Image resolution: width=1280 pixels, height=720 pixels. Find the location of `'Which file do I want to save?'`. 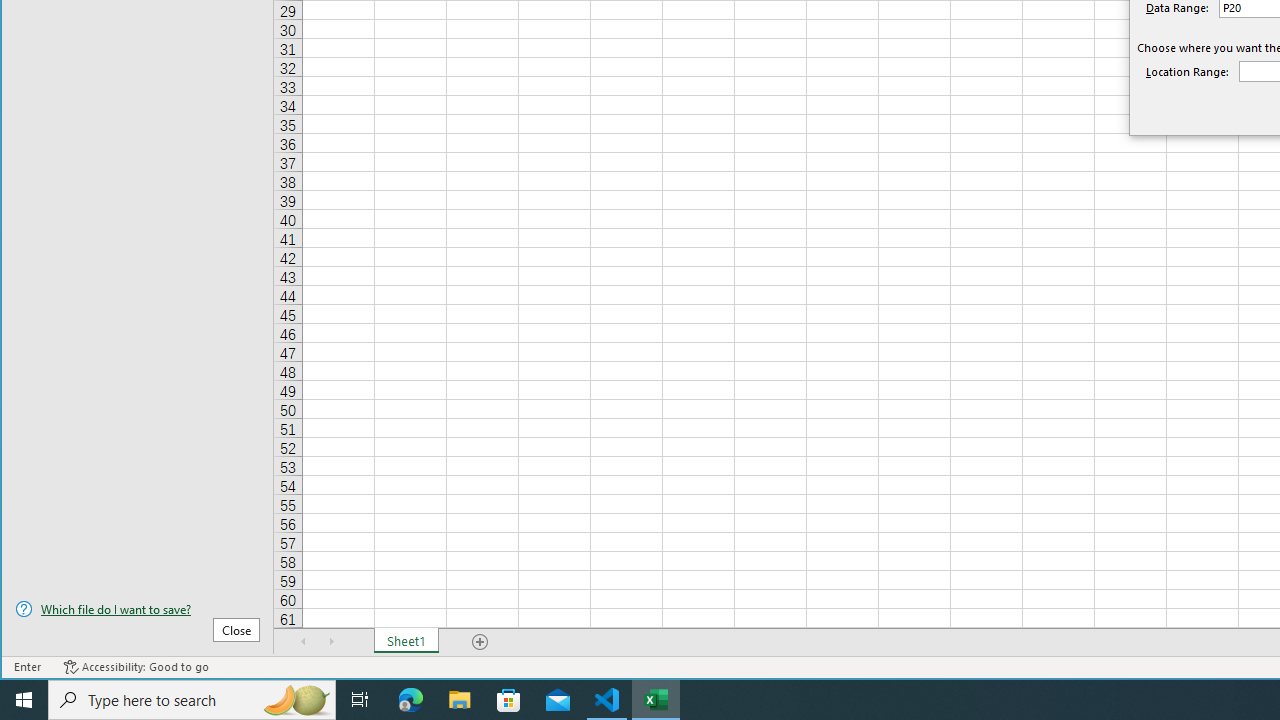

'Which file do I want to save?' is located at coordinates (136, 608).